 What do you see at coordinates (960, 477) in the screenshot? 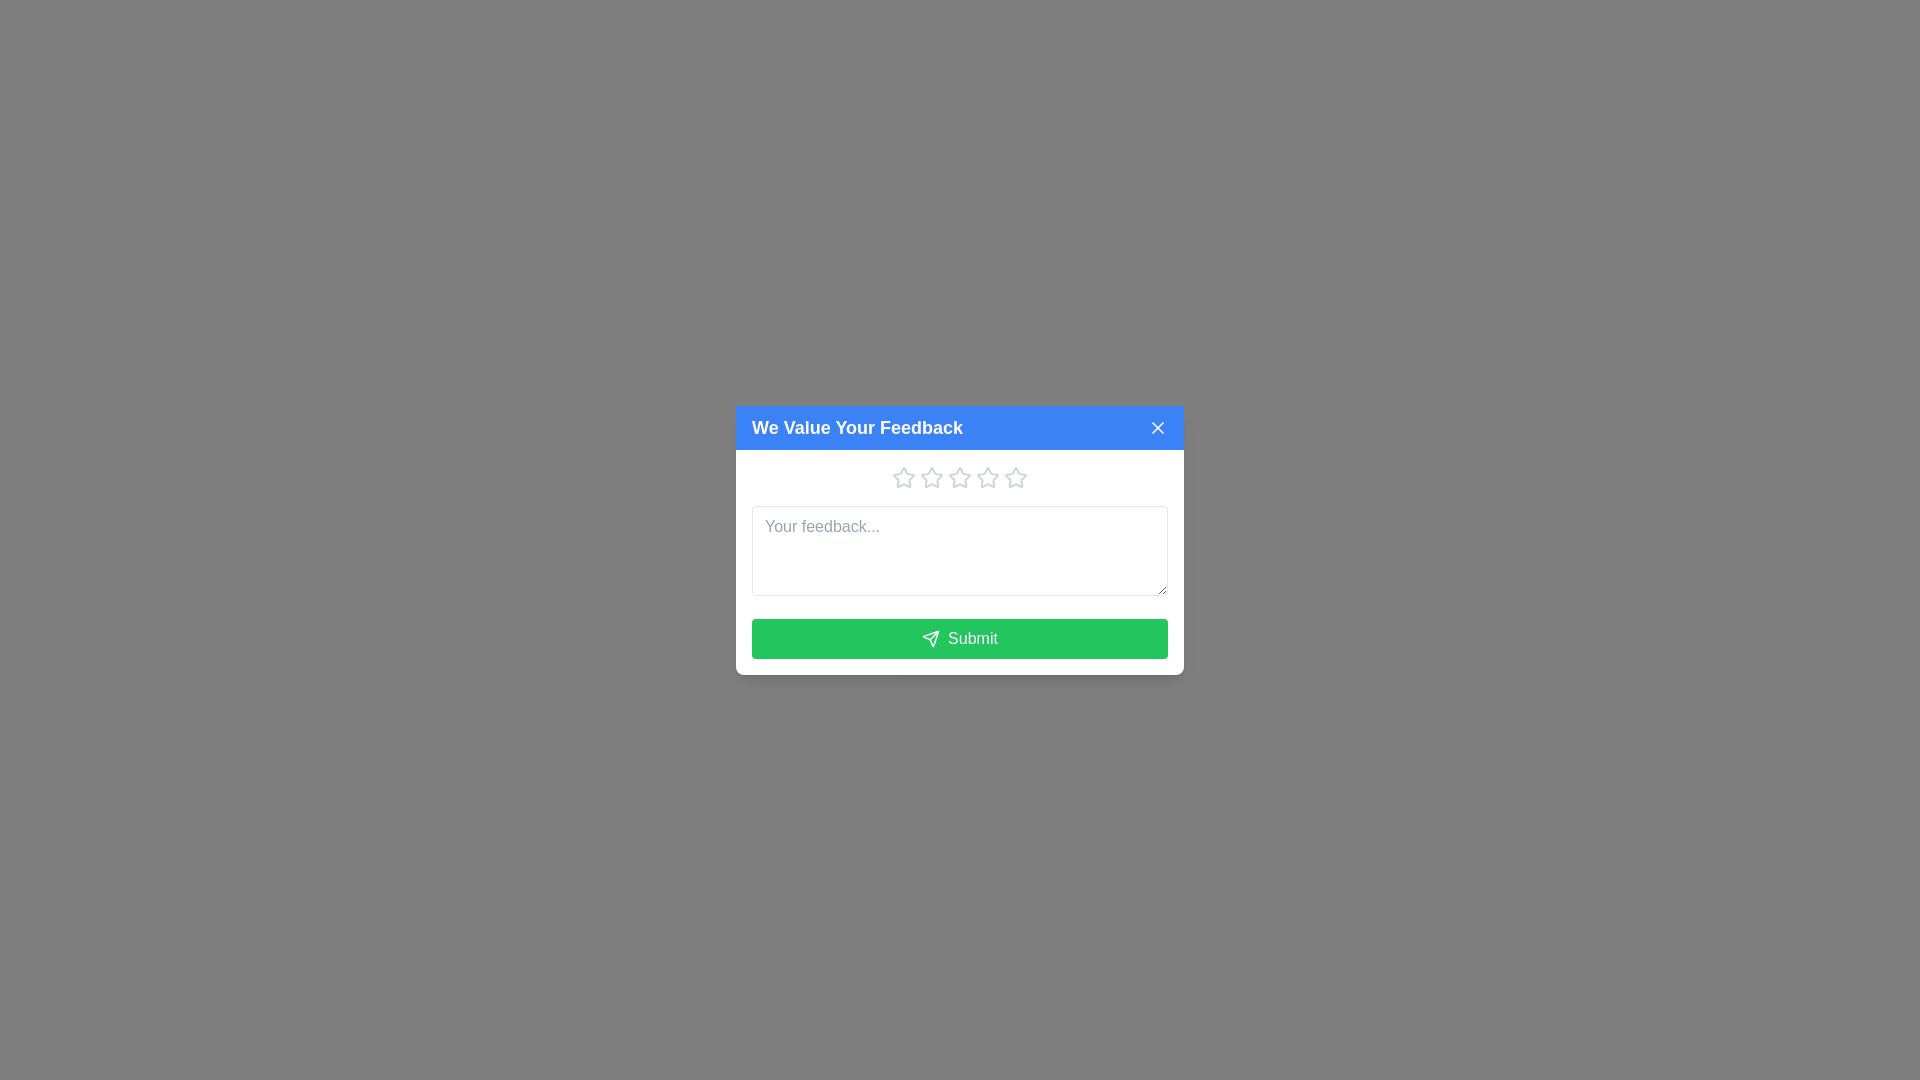
I see `the star in the rating component to set the user's feedback intensity, which is located within the modal window between the heading 'We Value Your Feedback' and the text area input field labeled 'Your feedback...'` at bounding box center [960, 477].